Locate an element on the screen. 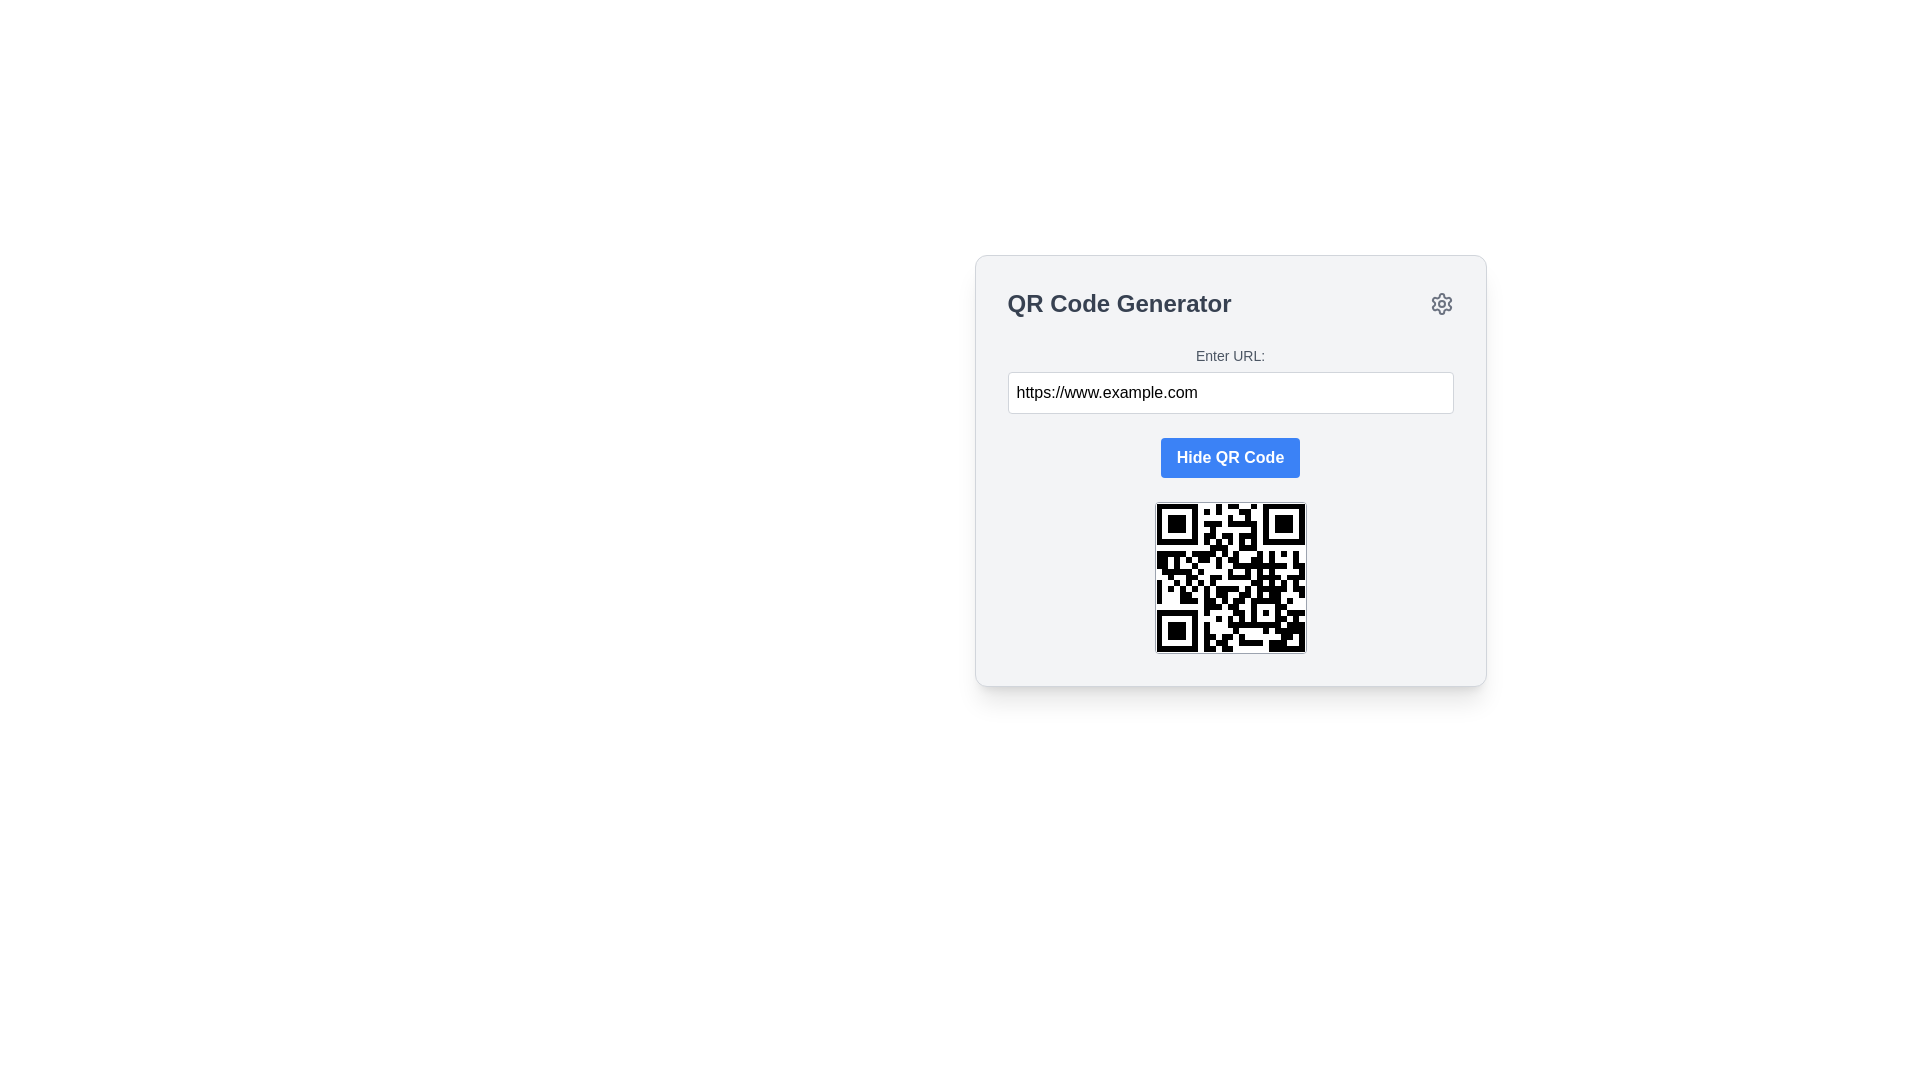 The height and width of the screenshot is (1080, 1920). the settings gear icon located at the top-right corner of the application header, next to the 'QR Code Generator' text is located at coordinates (1441, 304).